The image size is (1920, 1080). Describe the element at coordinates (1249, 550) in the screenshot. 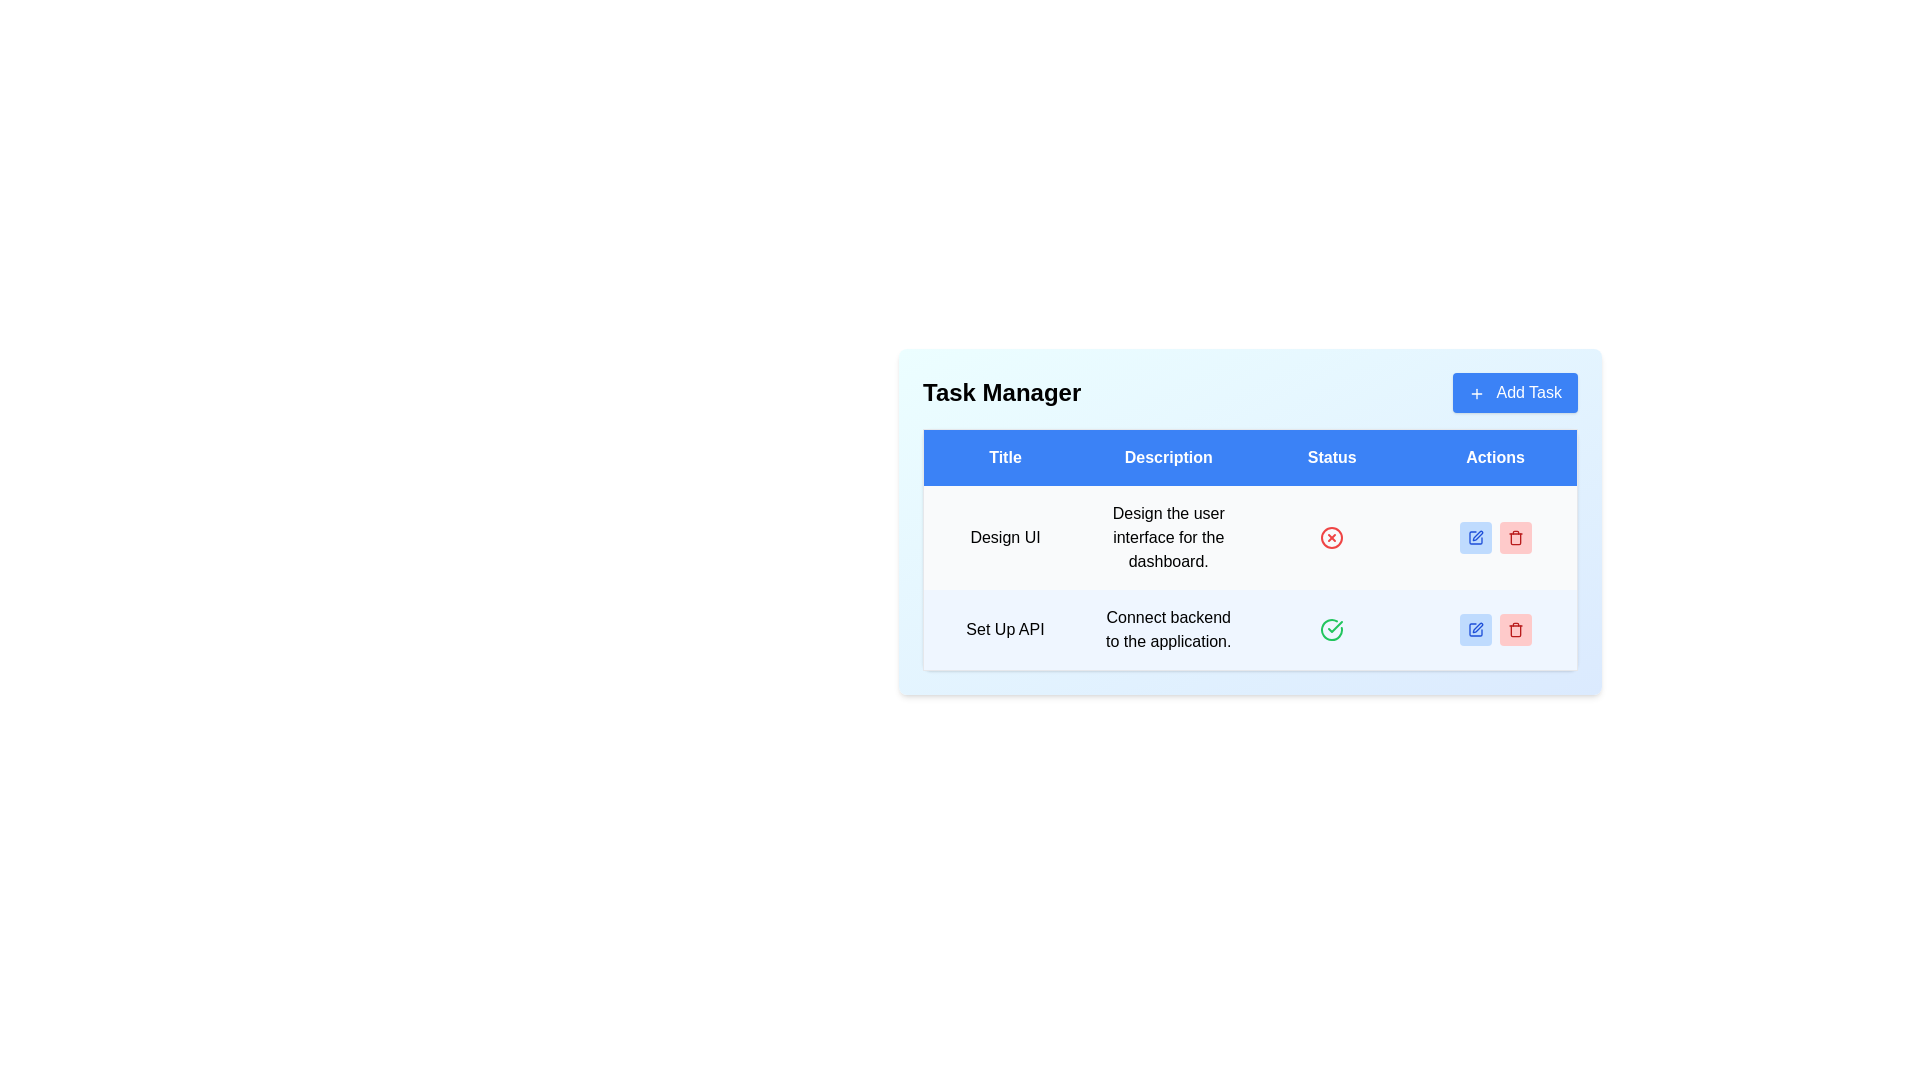

I see `the Data table element, which is a white table with rounded borders and shadow effect, containing columns titled 'Title,' 'Description,' 'Status,' and 'Actions.'` at that location.